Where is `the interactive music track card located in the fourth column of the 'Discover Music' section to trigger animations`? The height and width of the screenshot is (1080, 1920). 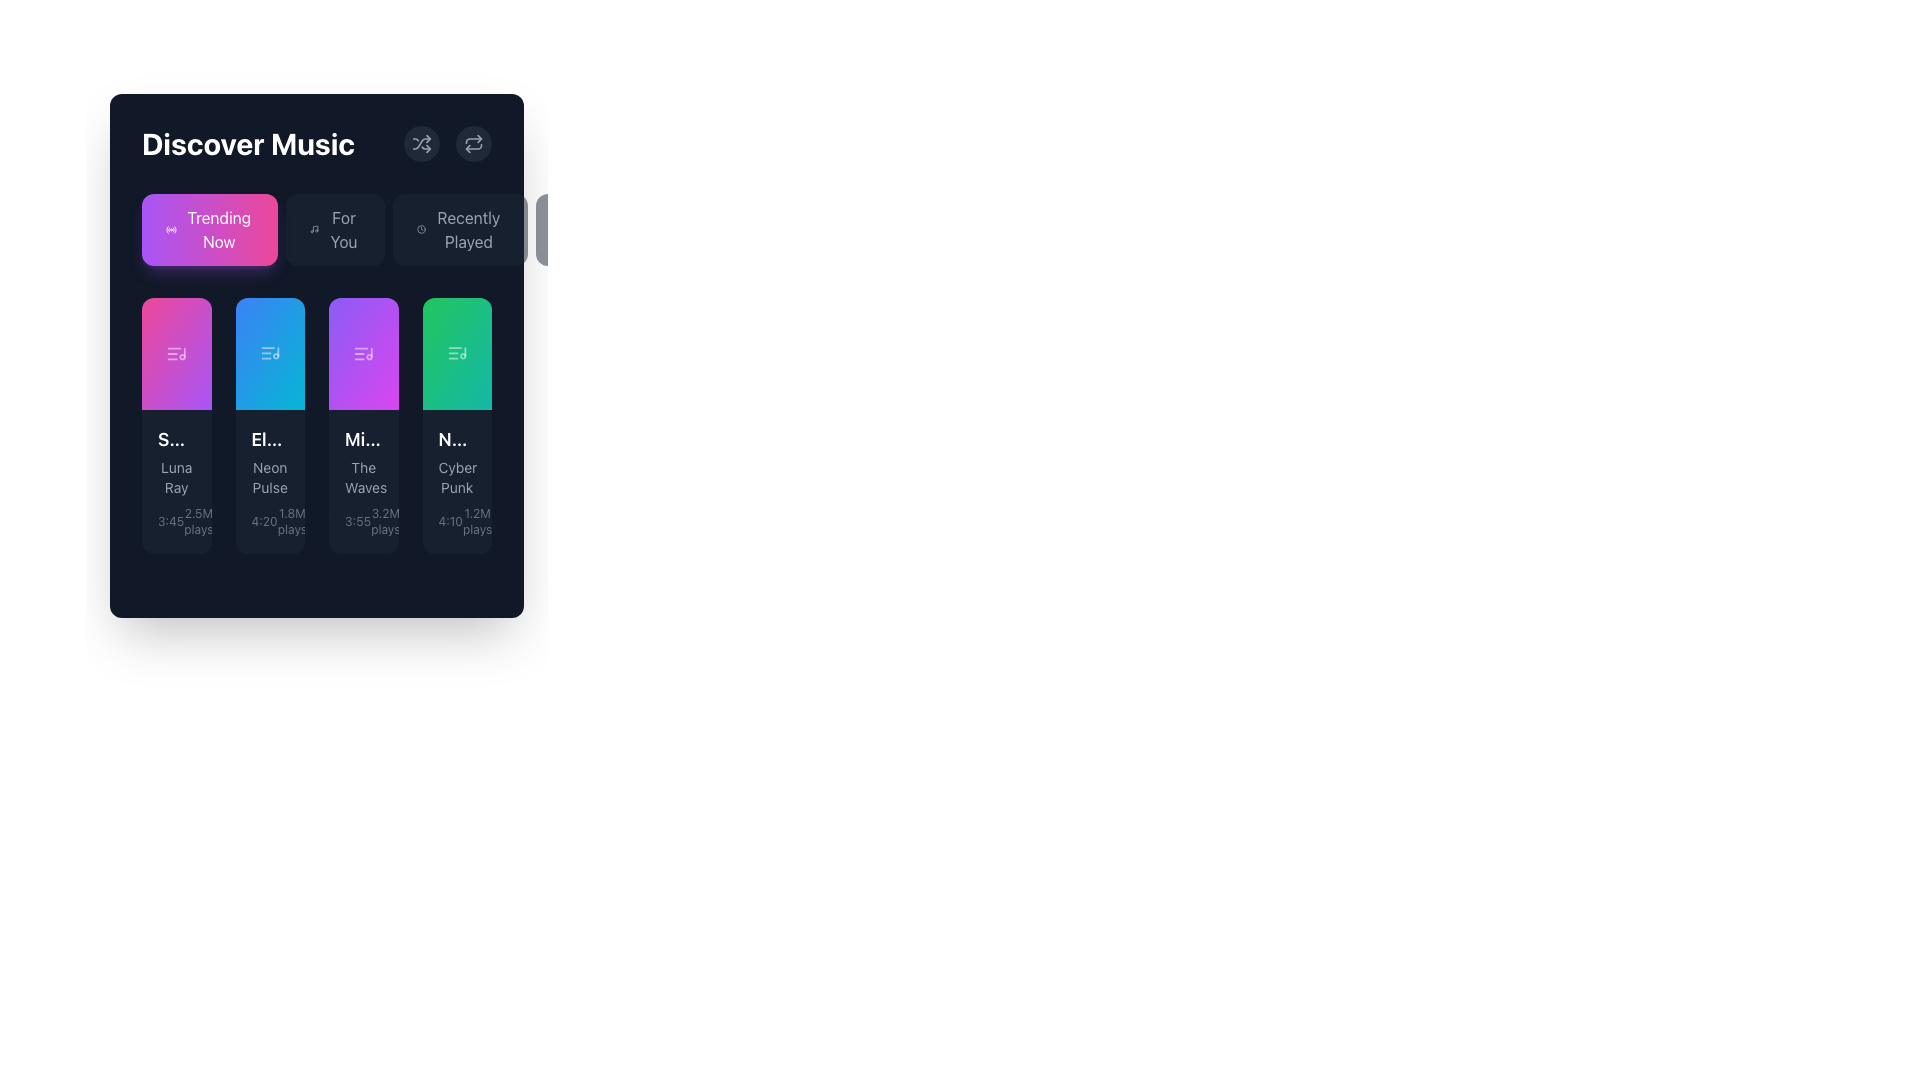 the interactive music track card located in the fourth column of the 'Discover Music' section to trigger animations is located at coordinates (456, 424).